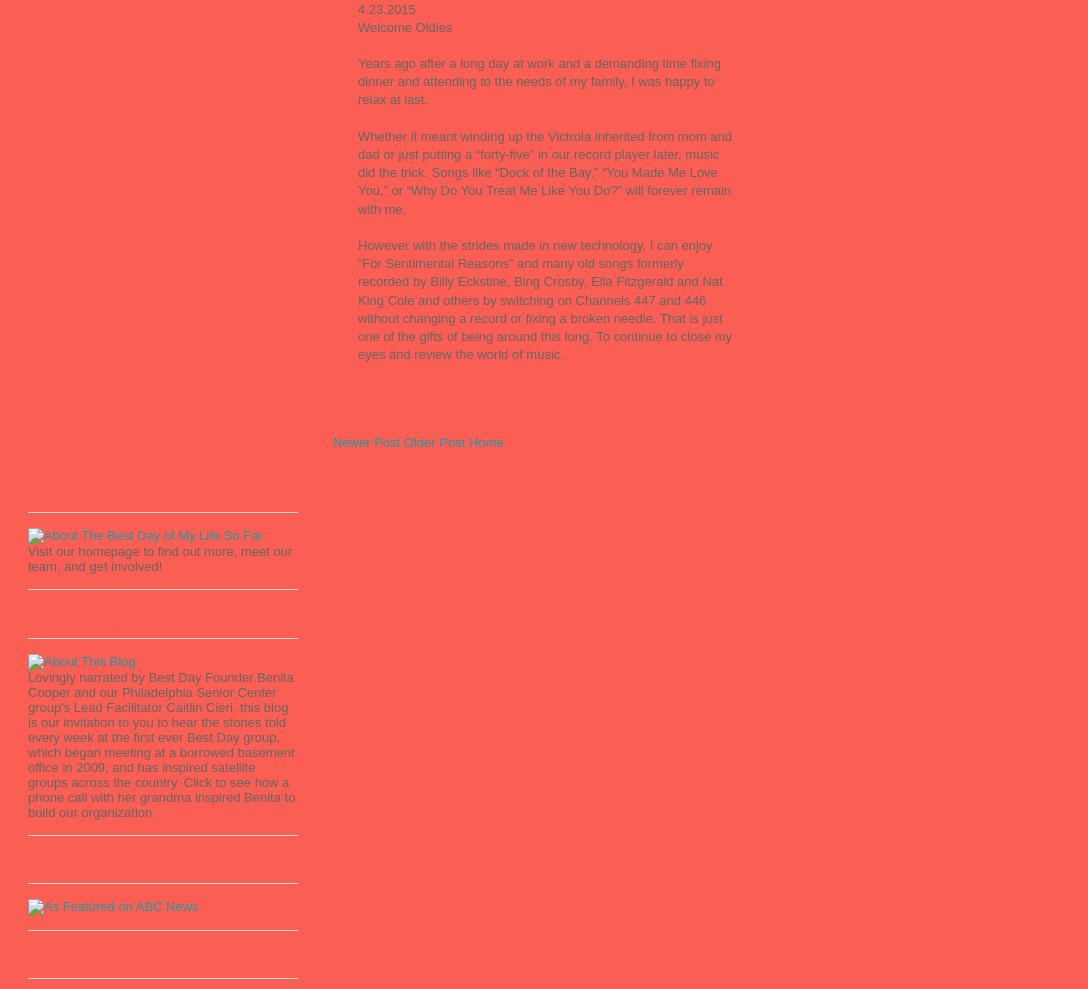 The height and width of the screenshot is (989, 1088). What do you see at coordinates (544, 171) in the screenshot?
I see `'Whether it meant winding up the Victrola inherited from mom and dad or just putting a “forty-five” in our record player later, music did the trick. Songs like “Dock of the Bay,” “You Made Me Love You,” or “Why Do You Treat Me Like You Do?” will forever remain with me.'` at bounding box center [544, 171].